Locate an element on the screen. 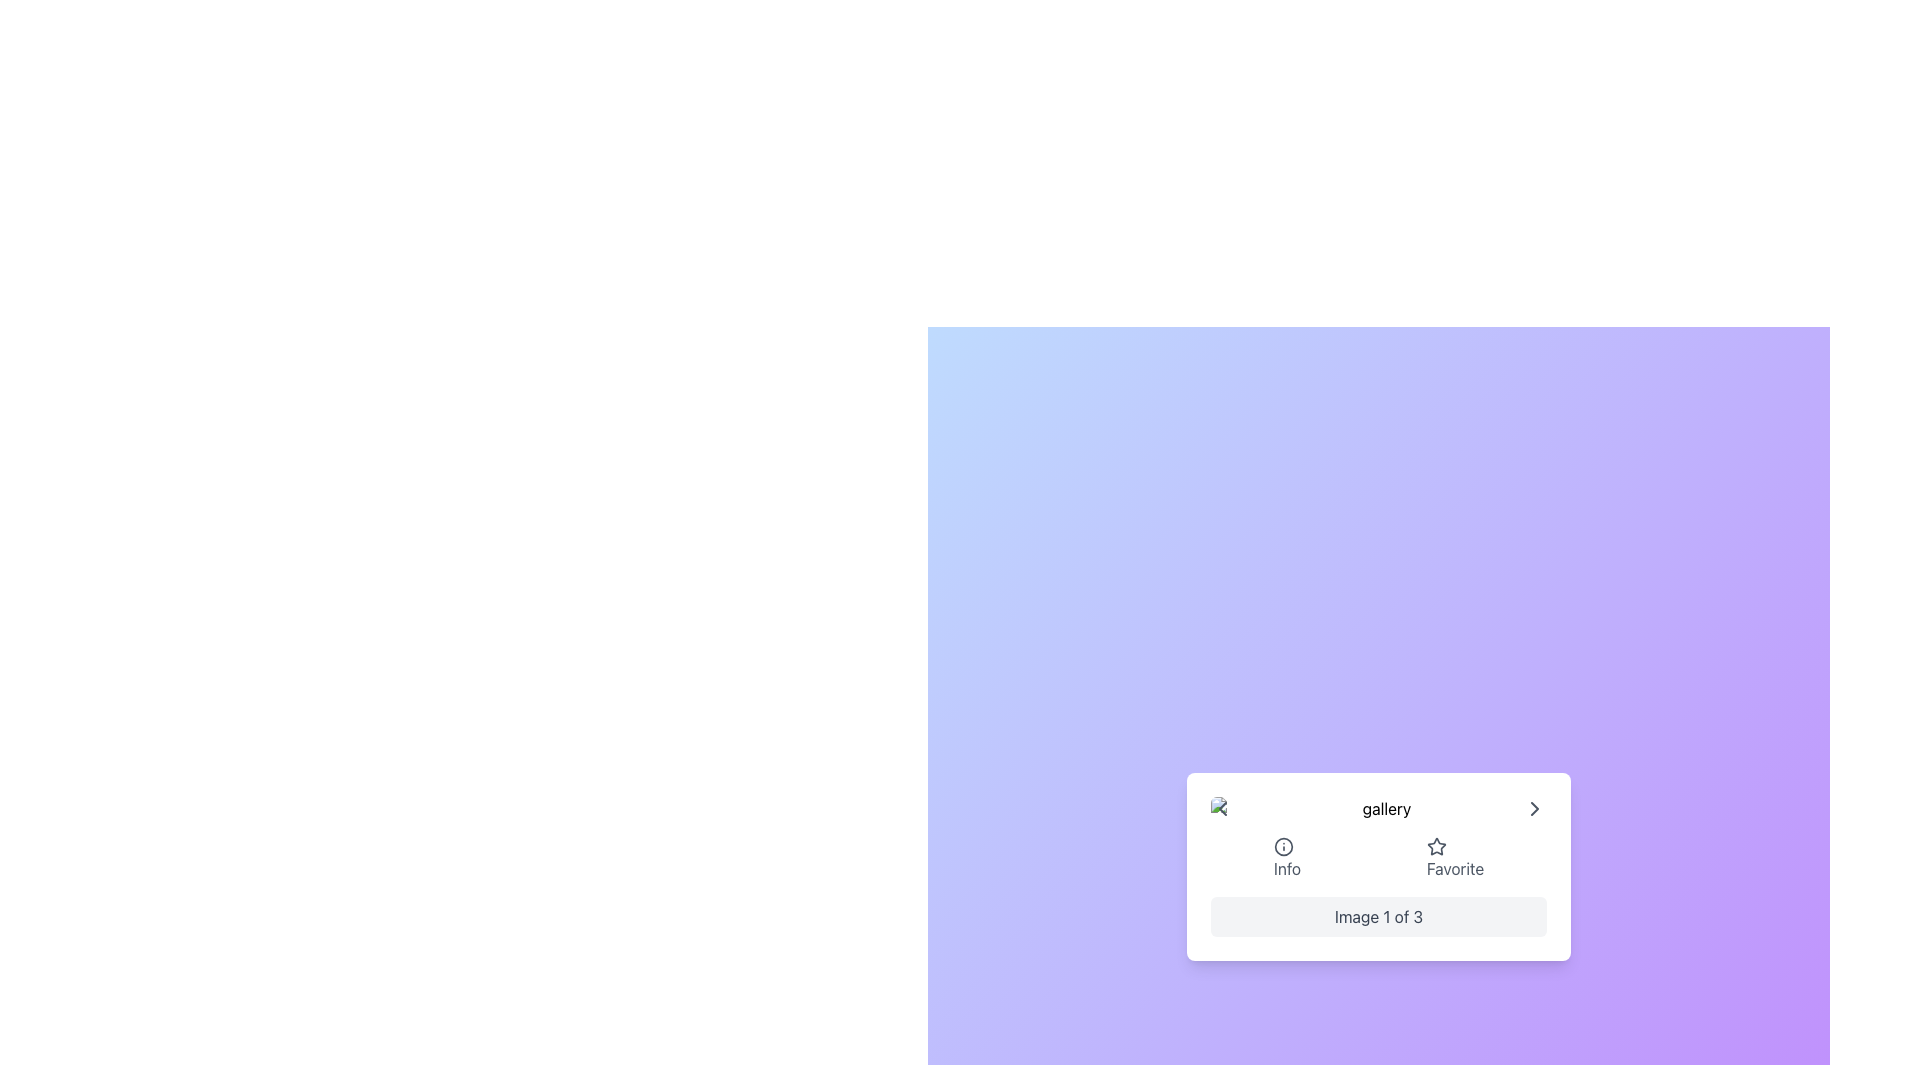  the 'Favorite' button, which features a star icon followed by the text 'Favorite', to mark it as favorite is located at coordinates (1454, 858).